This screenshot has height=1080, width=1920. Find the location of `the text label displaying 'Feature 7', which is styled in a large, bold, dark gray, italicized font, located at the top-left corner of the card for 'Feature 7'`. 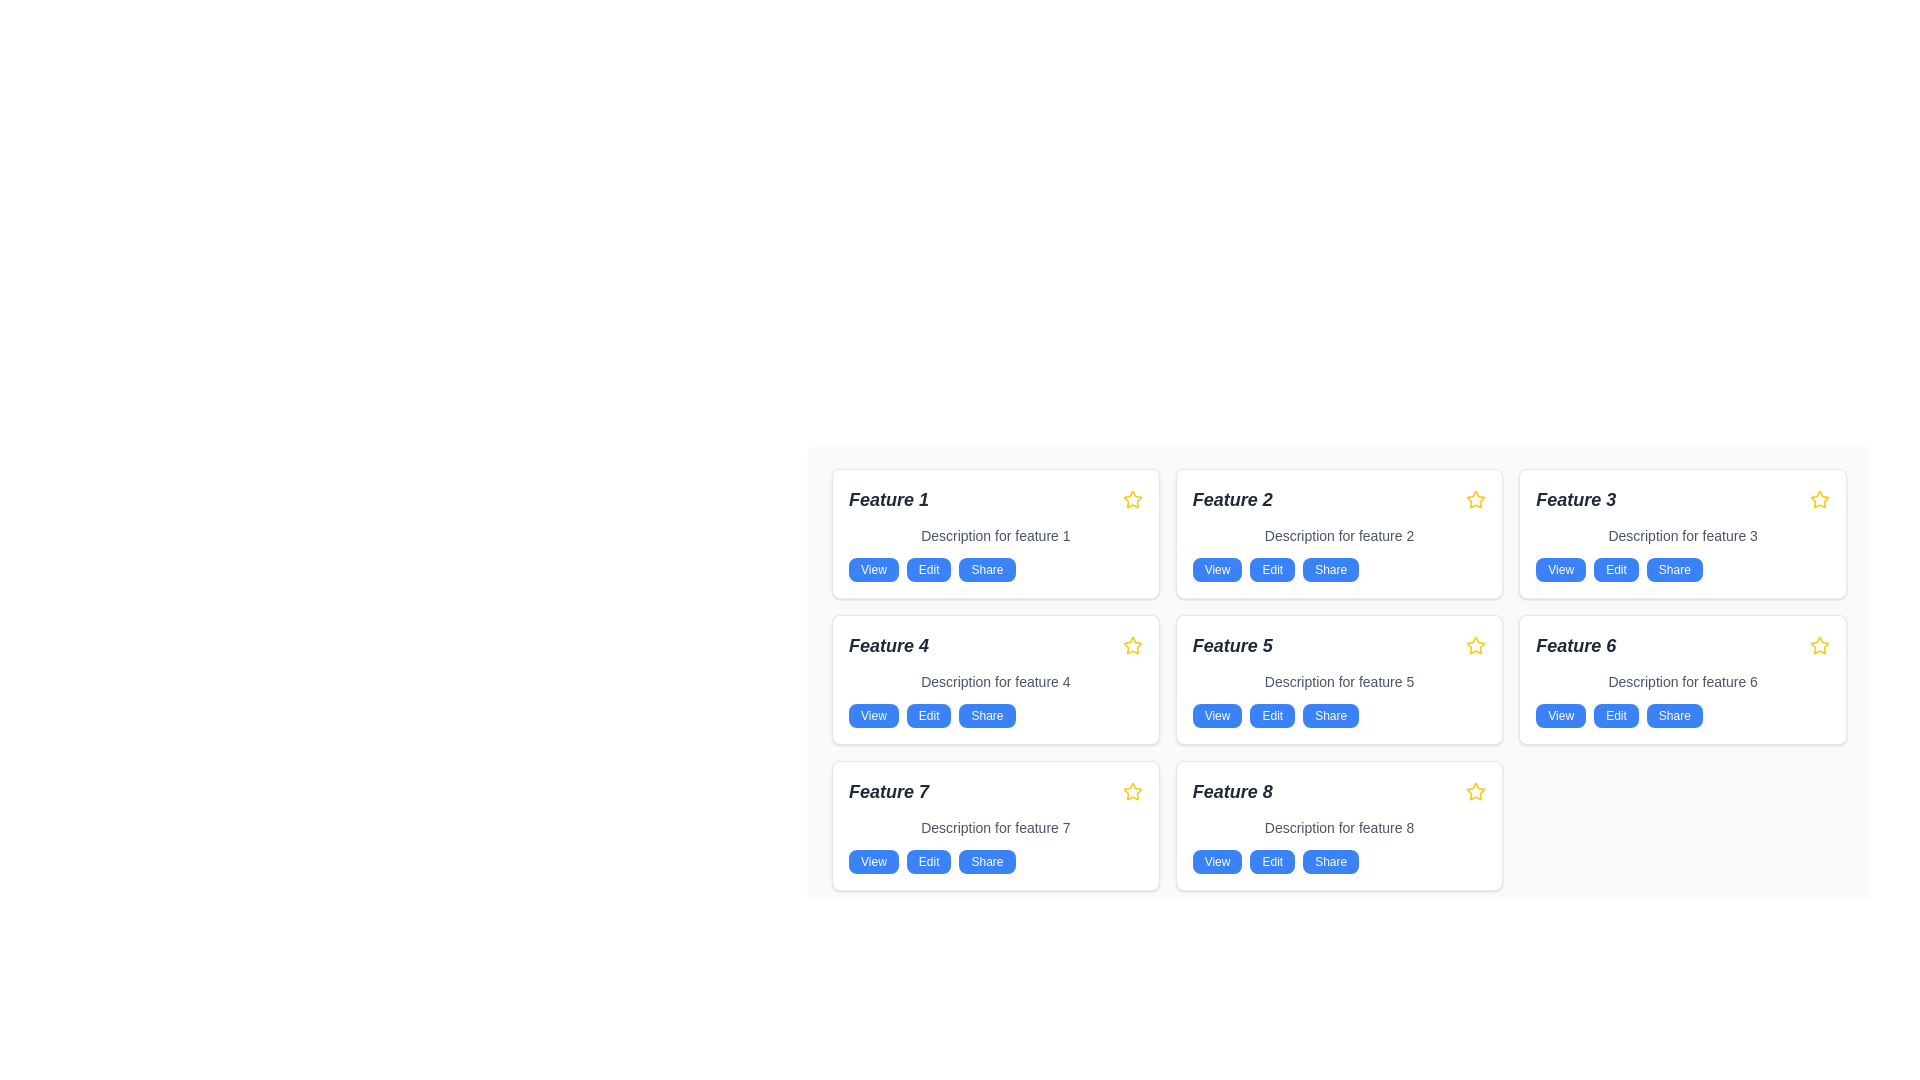

the text label displaying 'Feature 7', which is styled in a large, bold, dark gray, italicized font, located at the top-left corner of the card for 'Feature 7' is located at coordinates (887, 790).